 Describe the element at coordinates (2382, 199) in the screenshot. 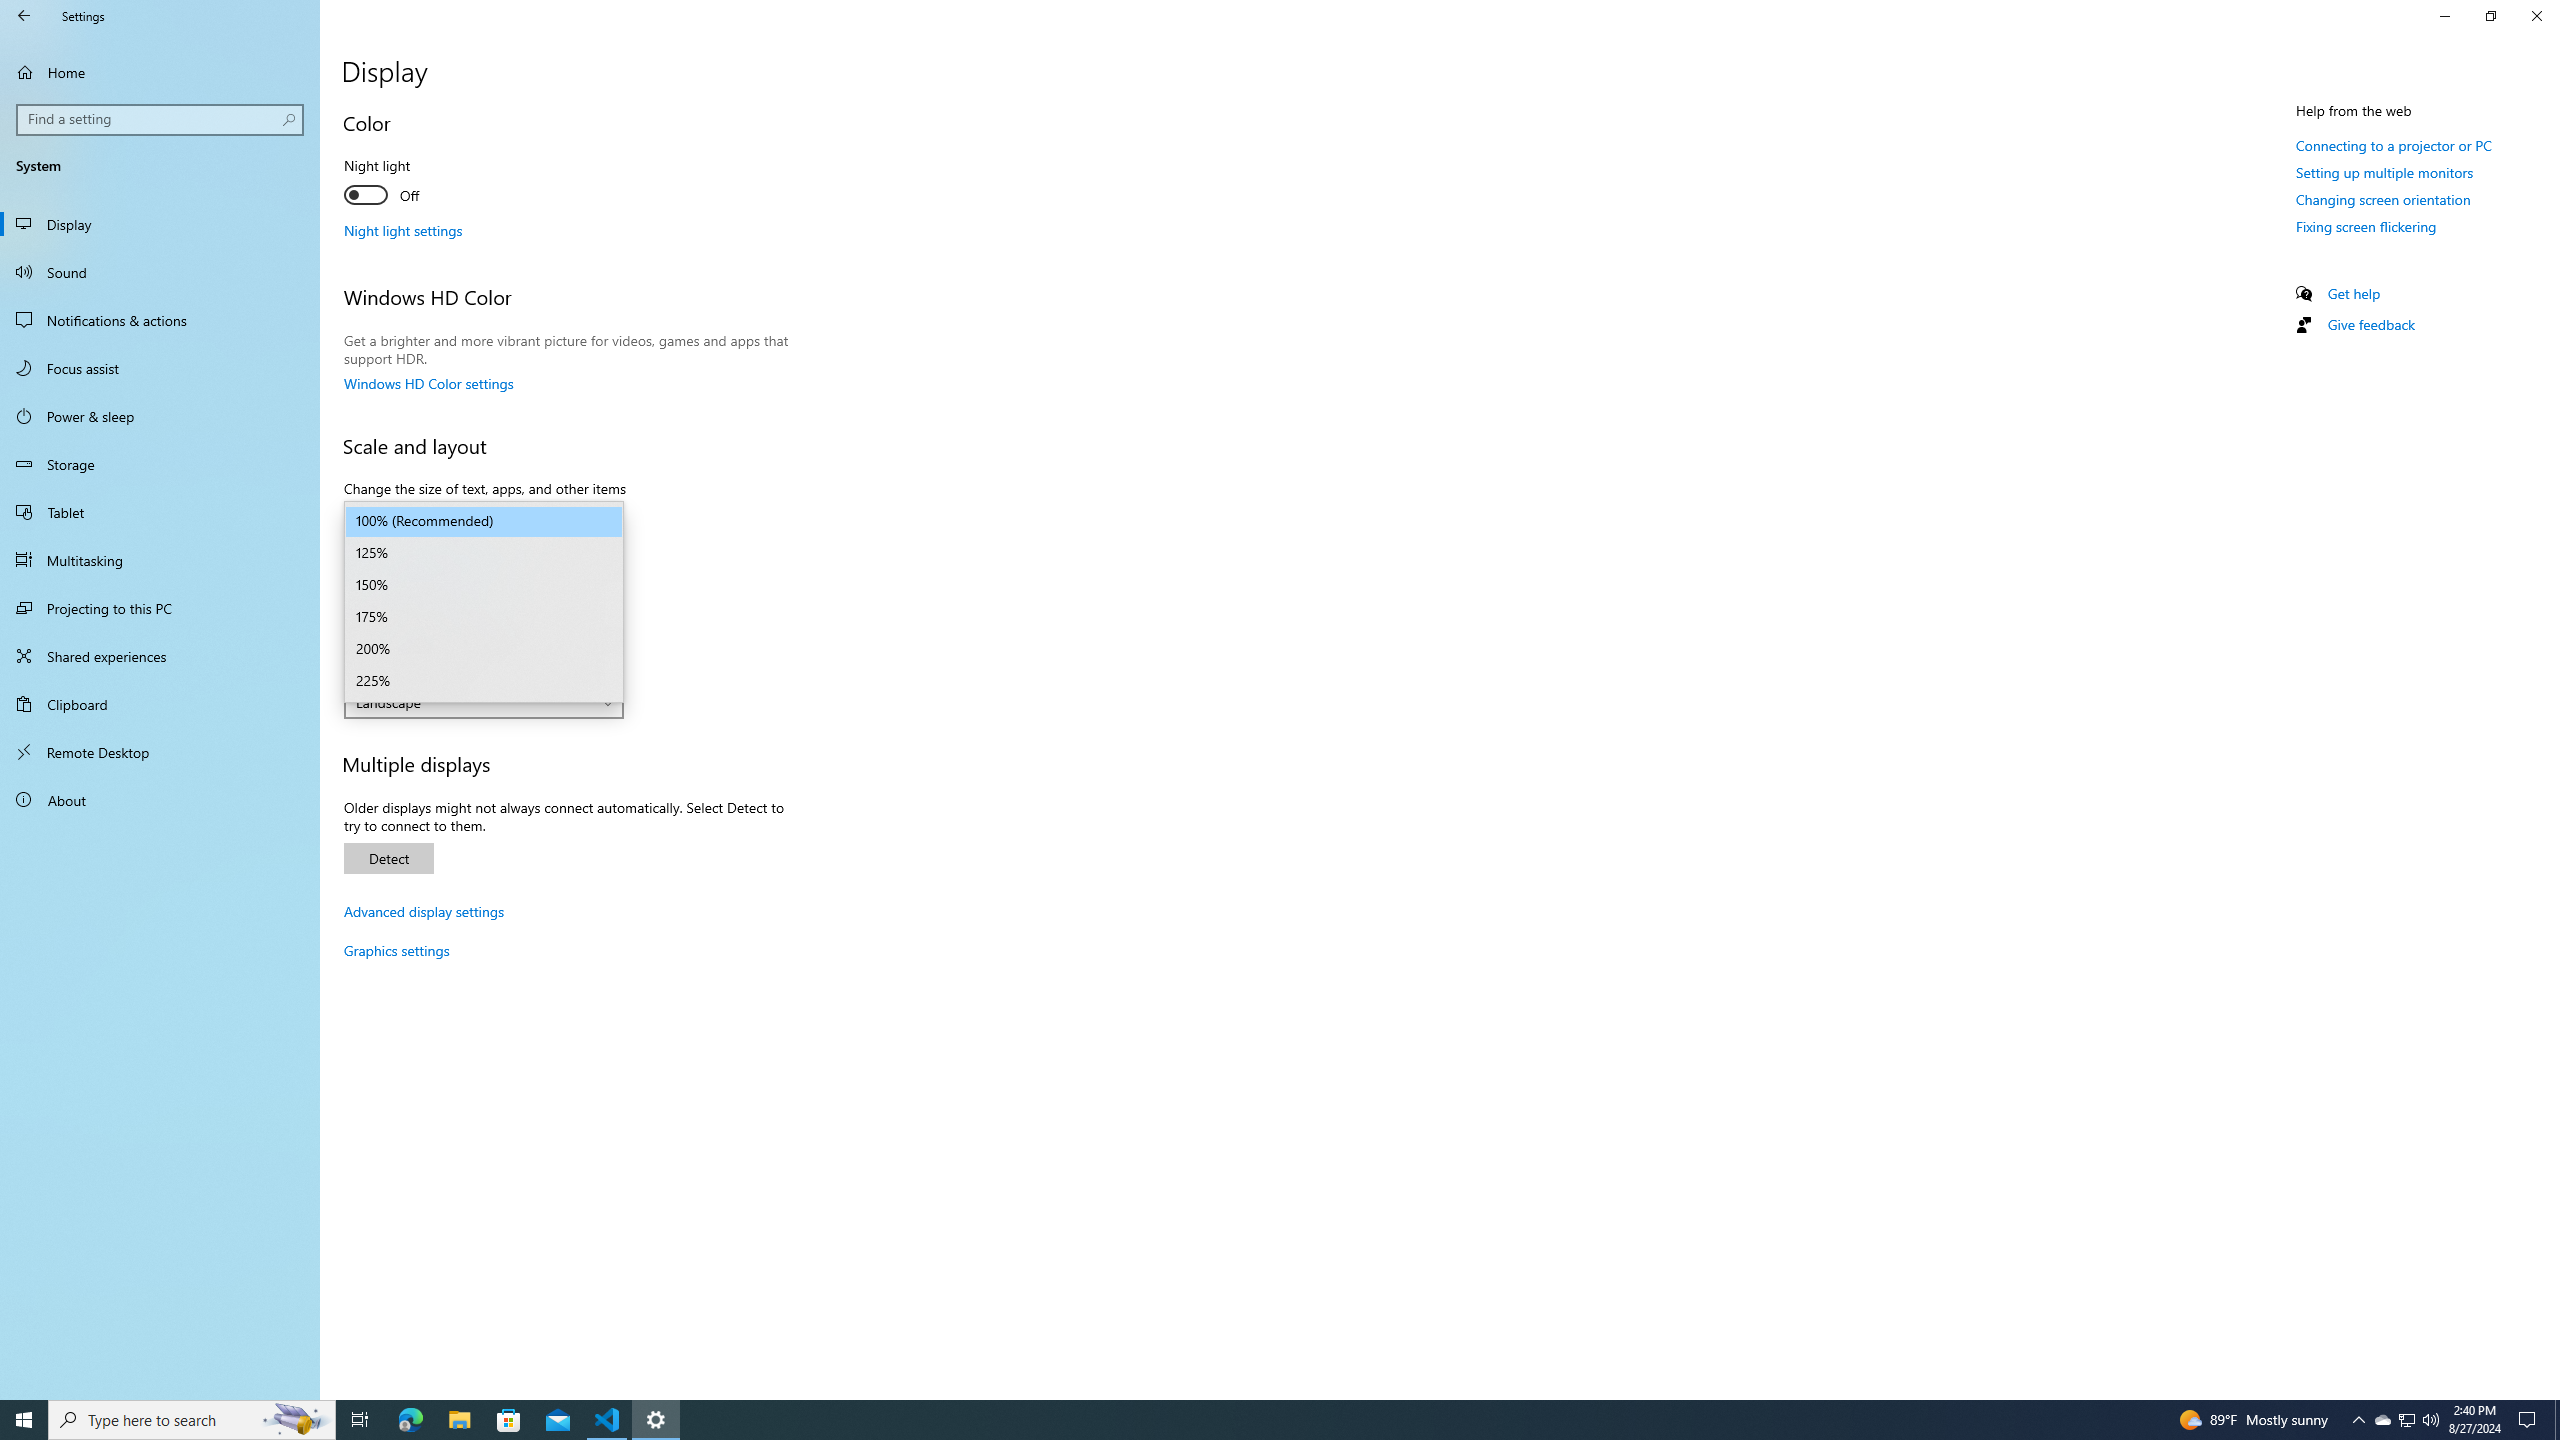

I see `'Changing screen orientation'` at that location.